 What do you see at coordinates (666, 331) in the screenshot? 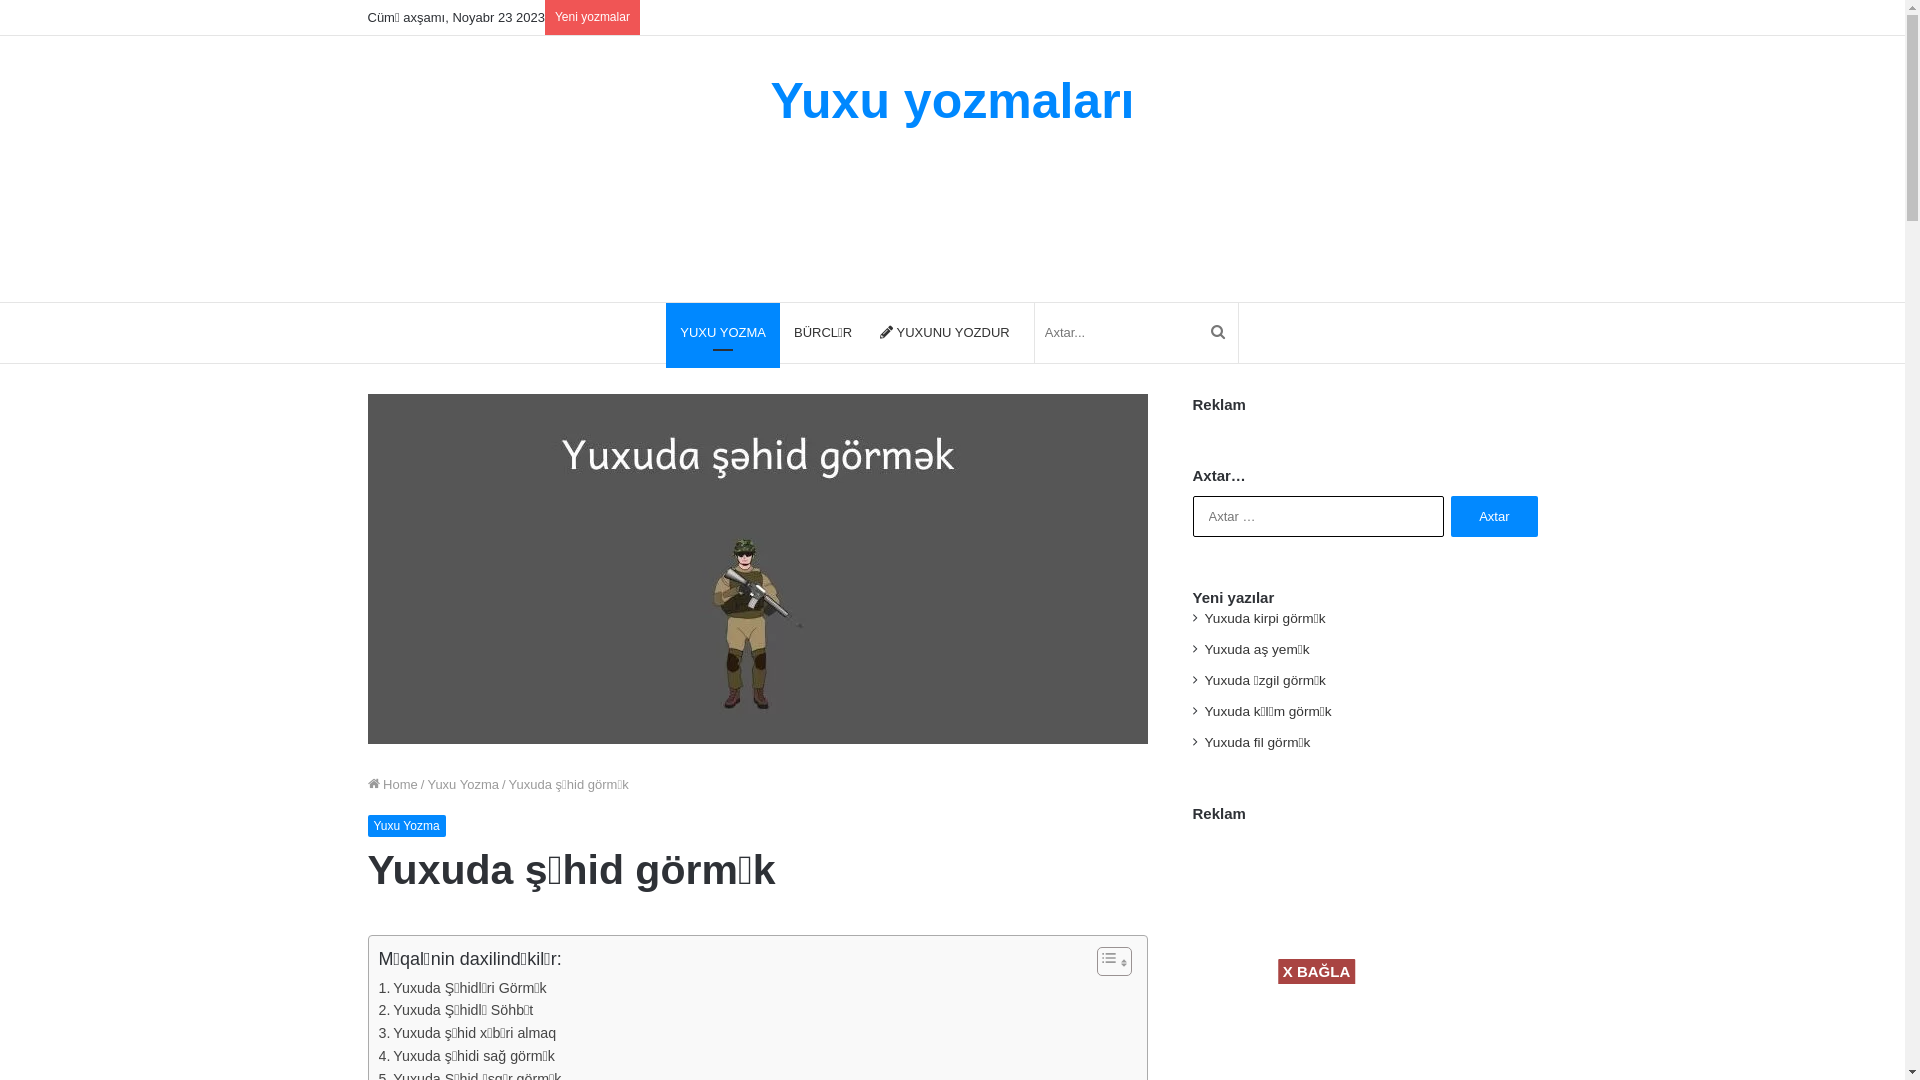
I see `'YUXU YOZMA'` at bounding box center [666, 331].